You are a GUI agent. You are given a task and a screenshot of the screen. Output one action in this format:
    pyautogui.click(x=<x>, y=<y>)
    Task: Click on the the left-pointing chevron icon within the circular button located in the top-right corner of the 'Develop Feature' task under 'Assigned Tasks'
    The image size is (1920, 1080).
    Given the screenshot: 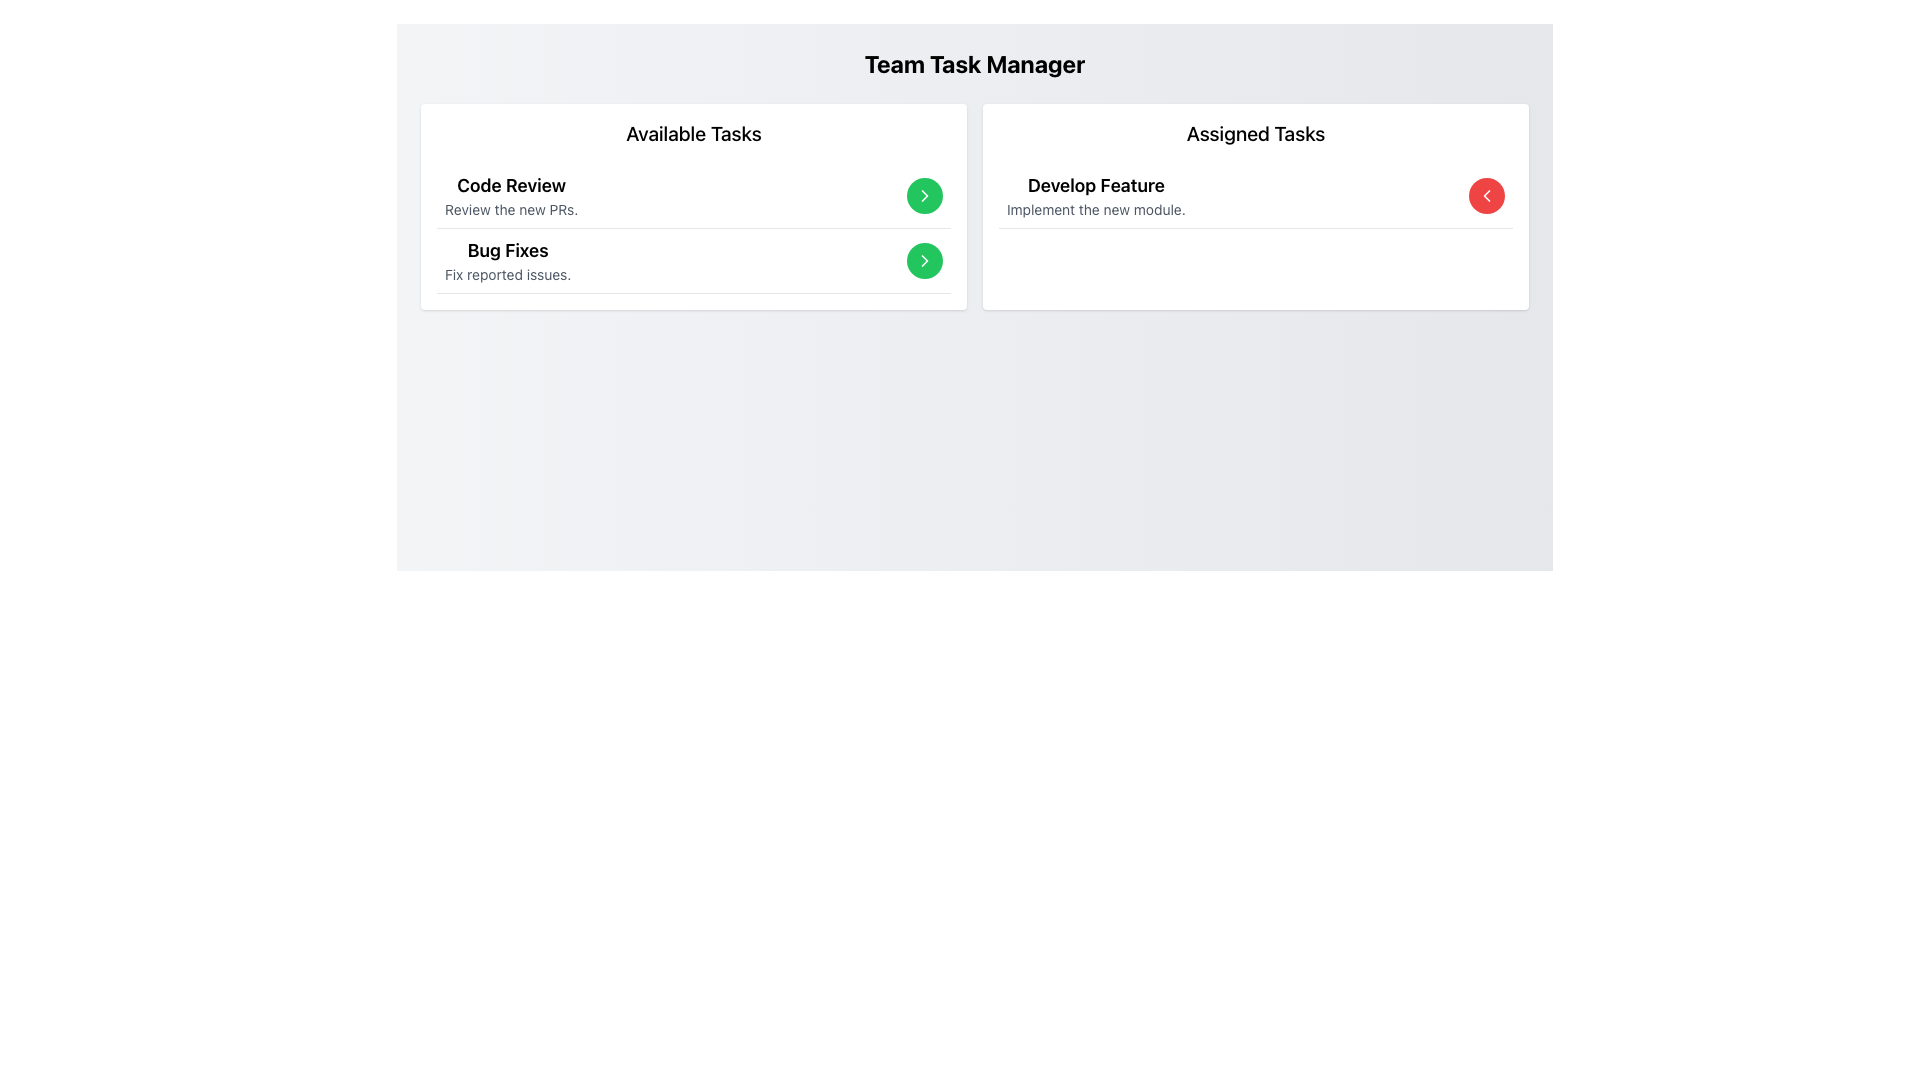 What is the action you would take?
    pyautogui.click(x=1487, y=196)
    